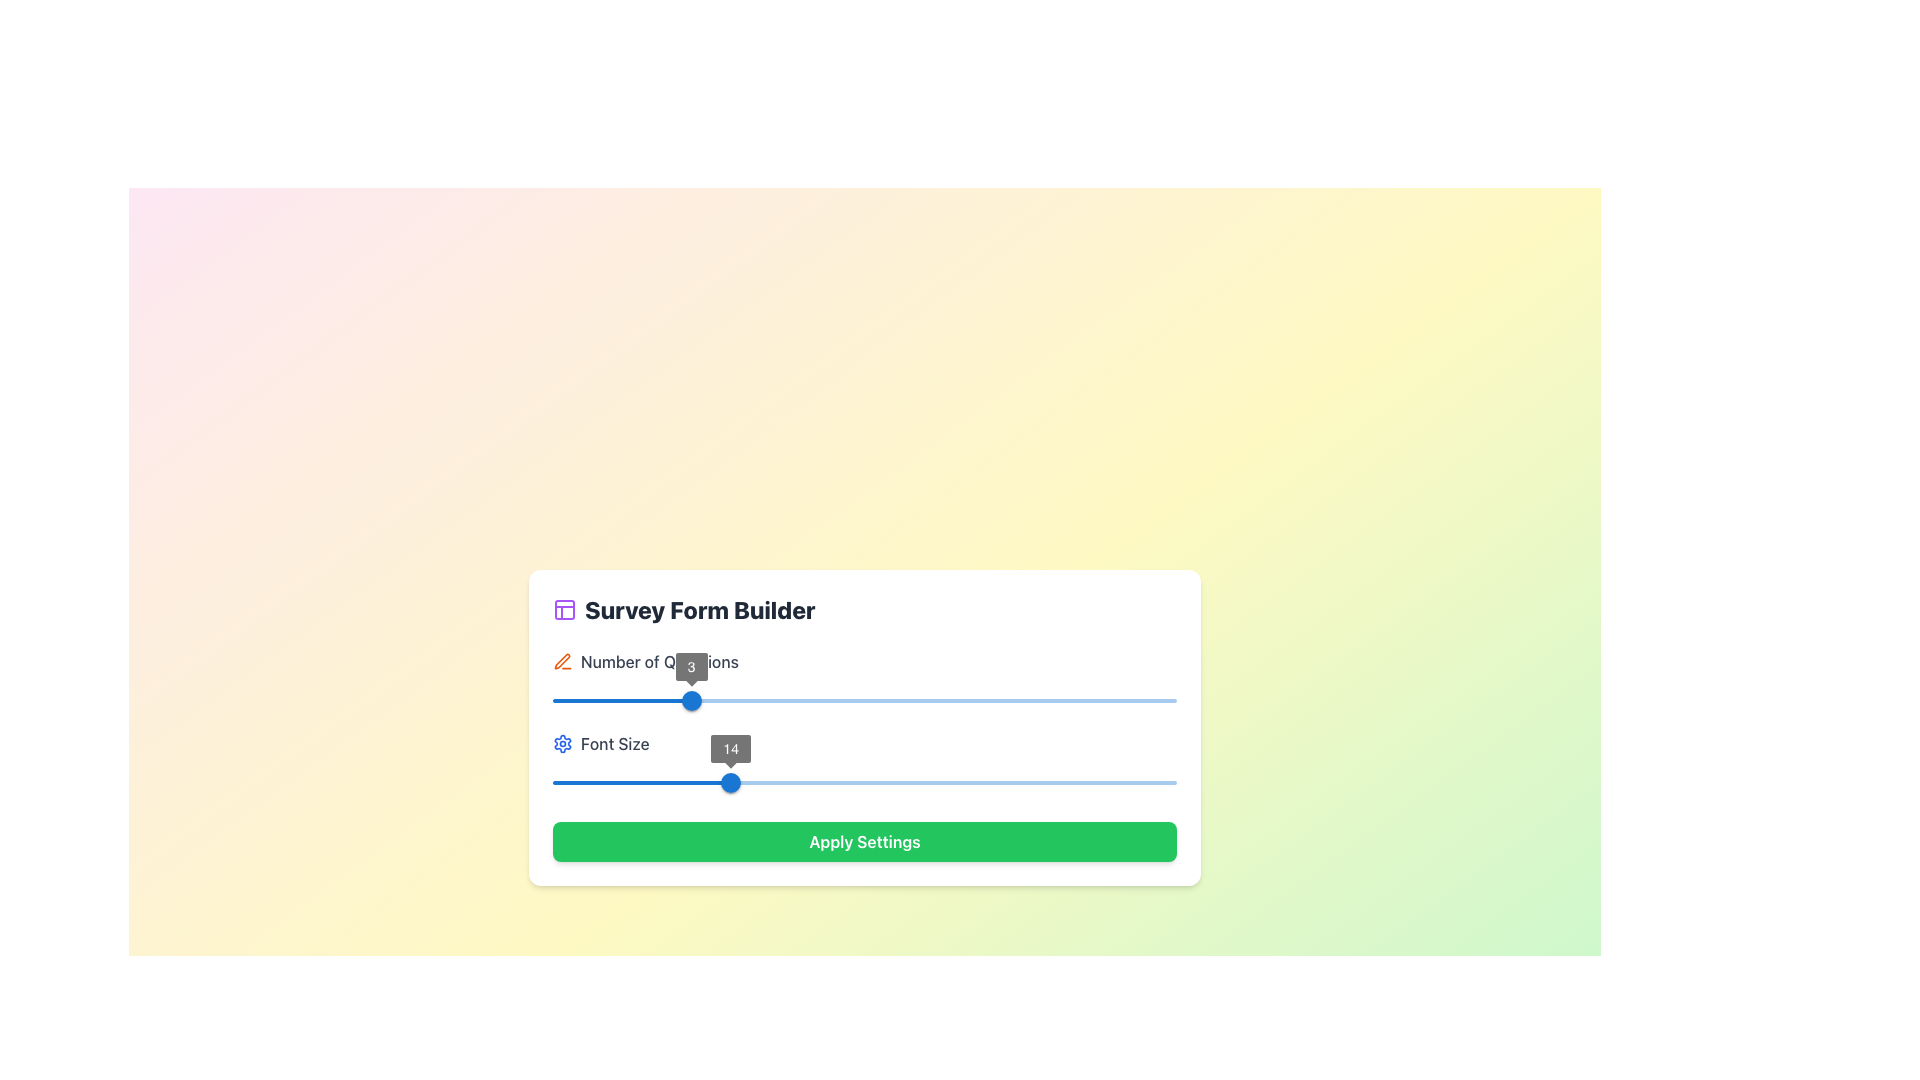 This screenshot has height=1080, width=1920. Describe the element at coordinates (895, 782) in the screenshot. I see `the slider value` at that location.